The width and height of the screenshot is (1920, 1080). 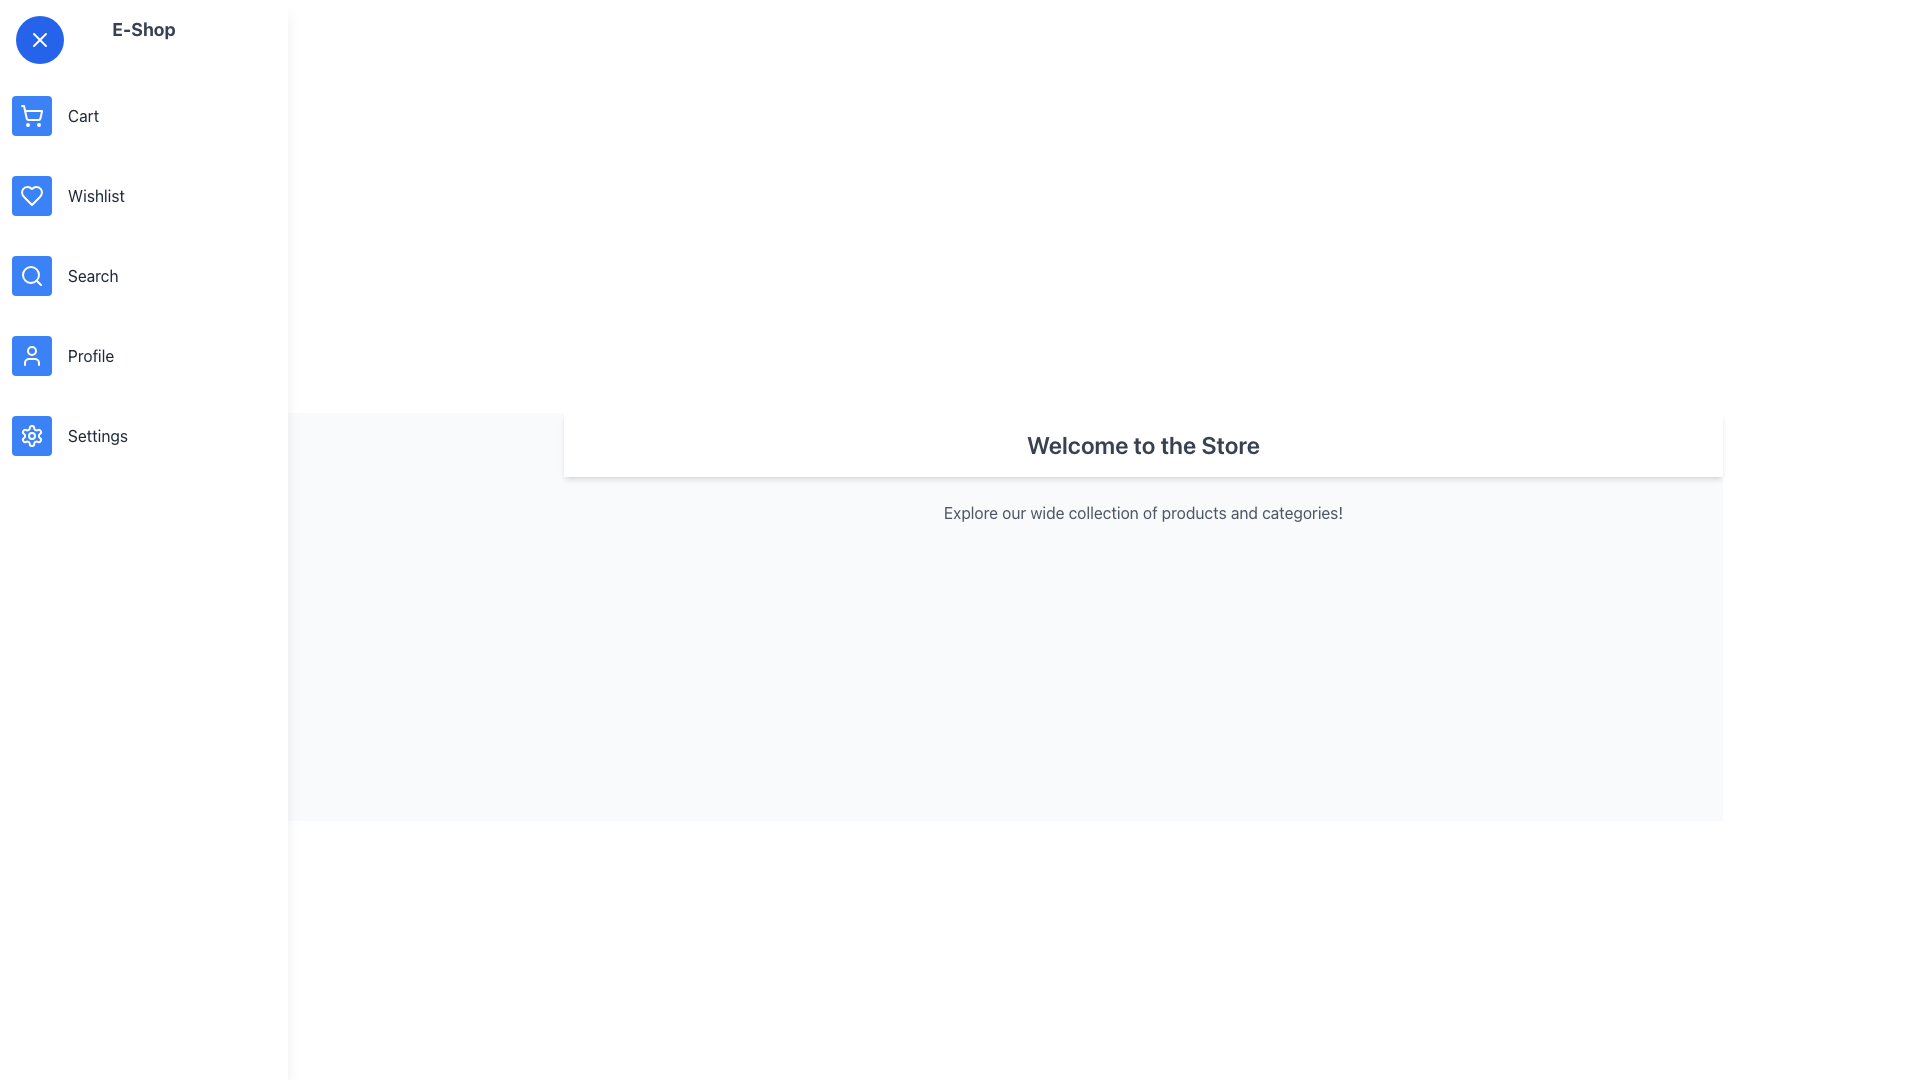 I want to click on the gear icon located at the bottom of the sidebar, which is styled with a blue background and symbolizes settings, so click(x=32, y=434).